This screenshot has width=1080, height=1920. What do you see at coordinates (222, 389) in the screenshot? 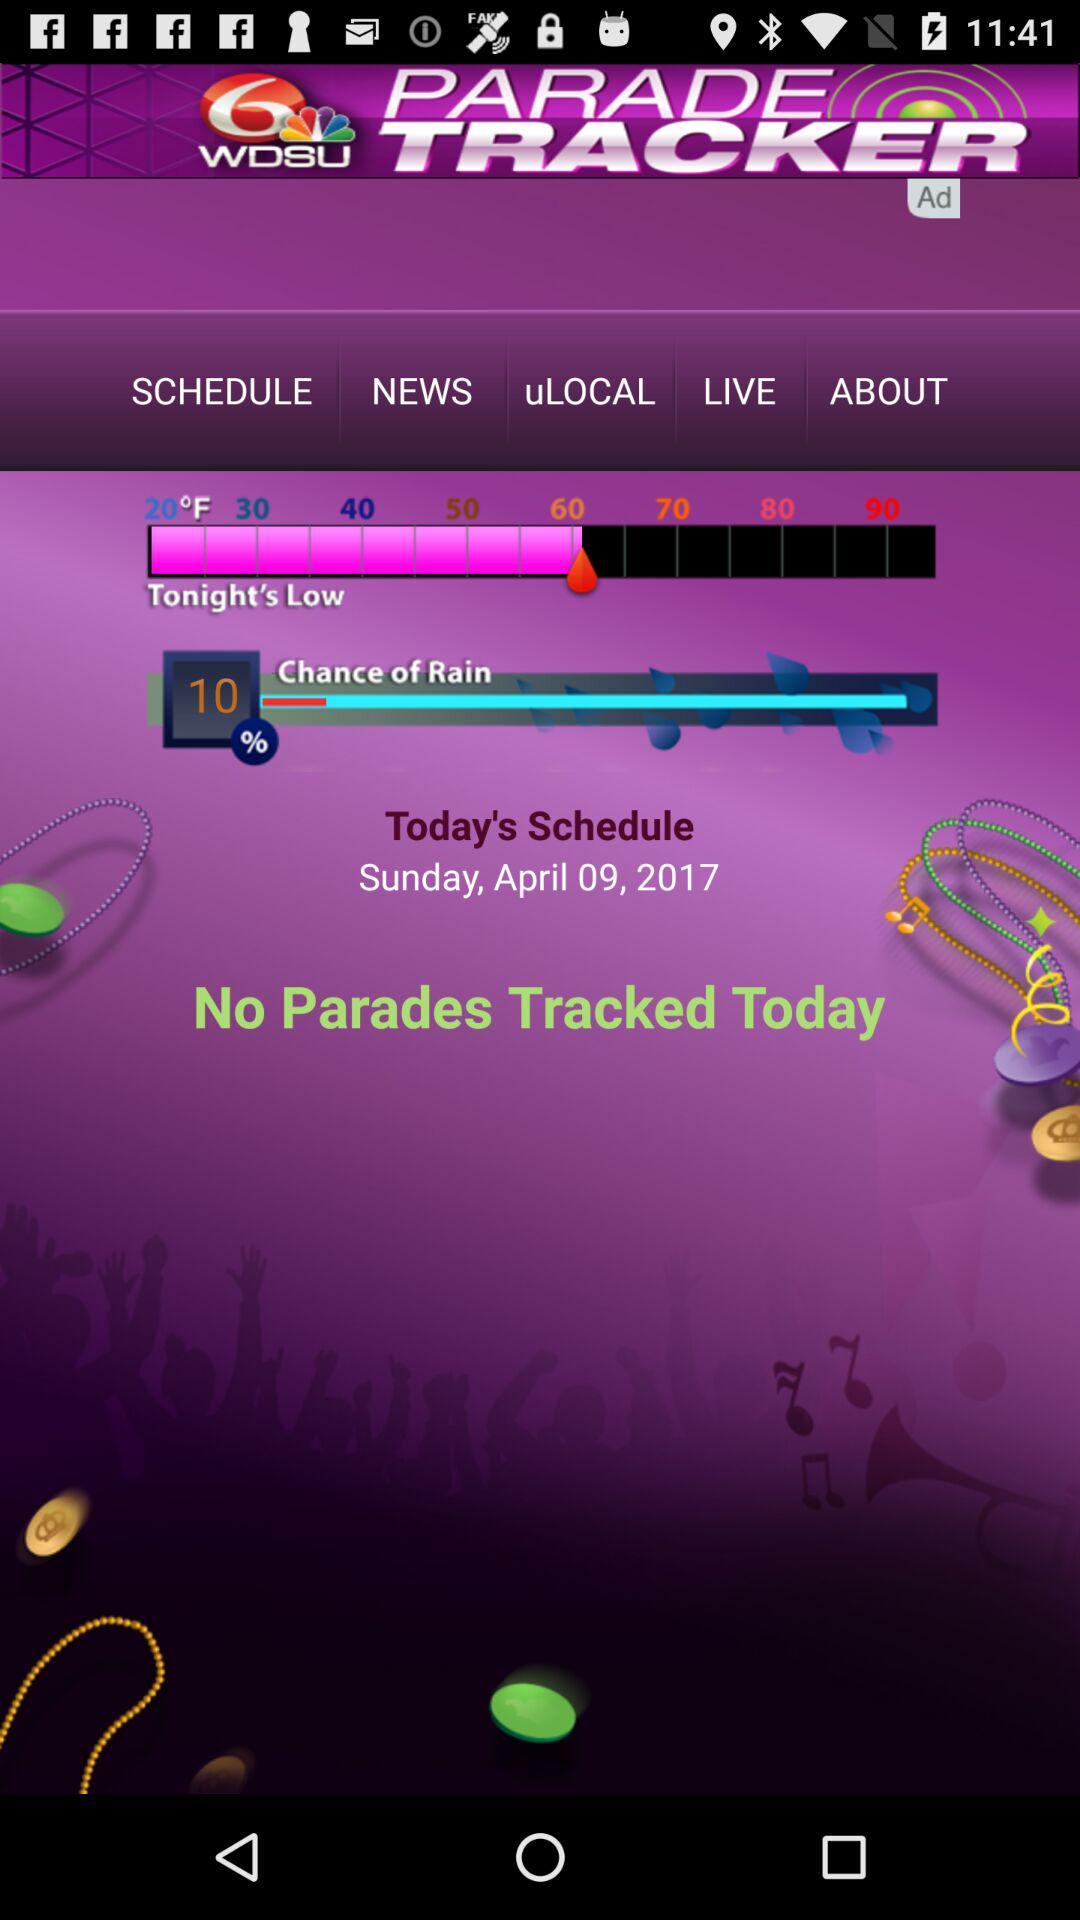
I see `schedule` at bounding box center [222, 389].